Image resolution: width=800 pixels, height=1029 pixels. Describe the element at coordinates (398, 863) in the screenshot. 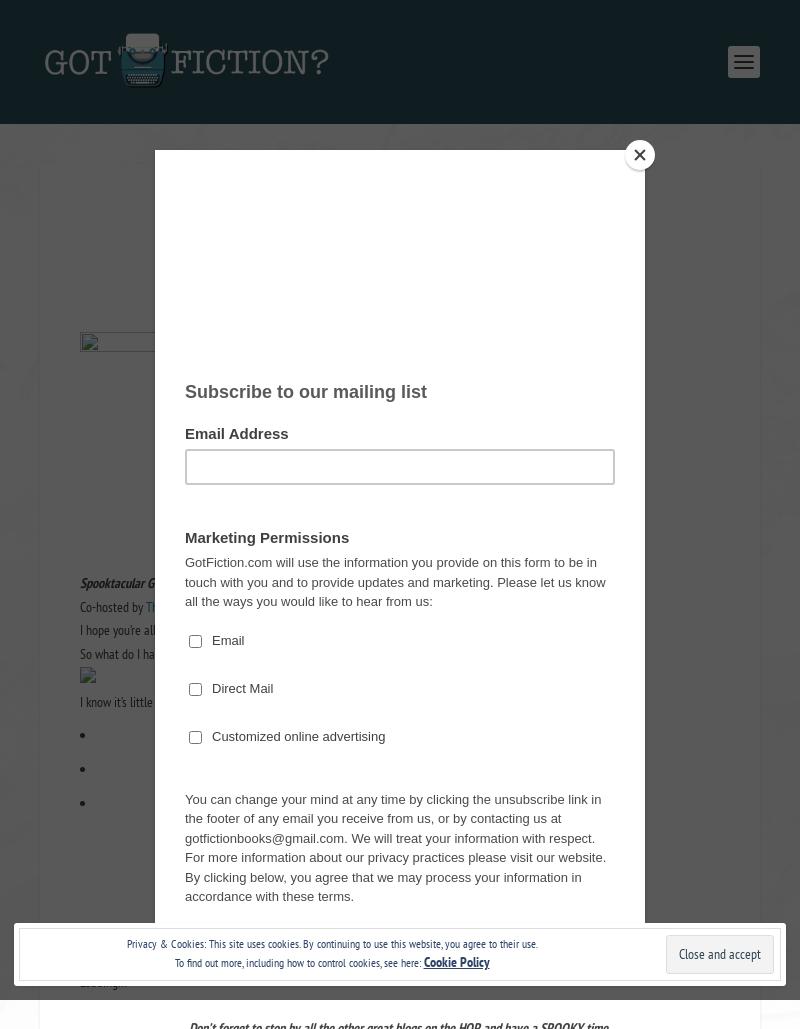

I see `'Additional entries'` at that location.